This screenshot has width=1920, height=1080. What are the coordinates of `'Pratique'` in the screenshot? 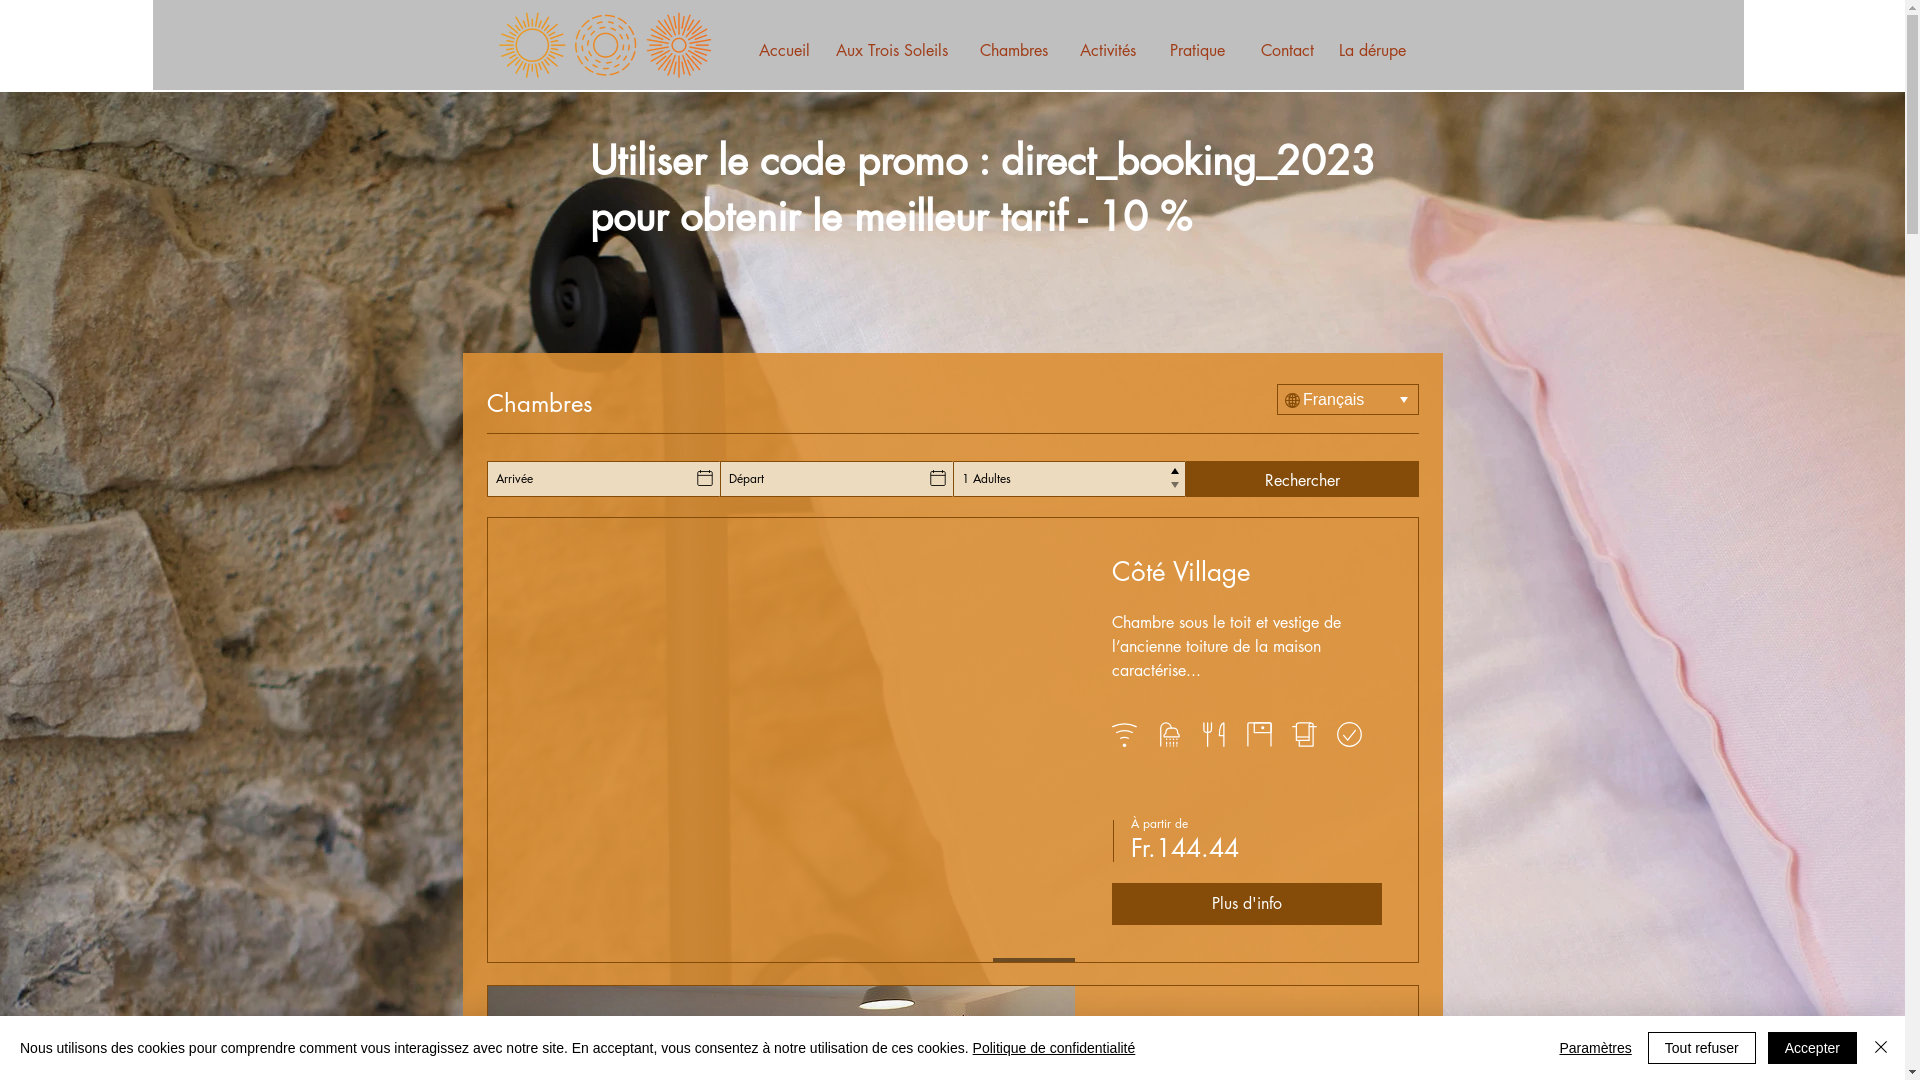 It's located at (1196, 50).